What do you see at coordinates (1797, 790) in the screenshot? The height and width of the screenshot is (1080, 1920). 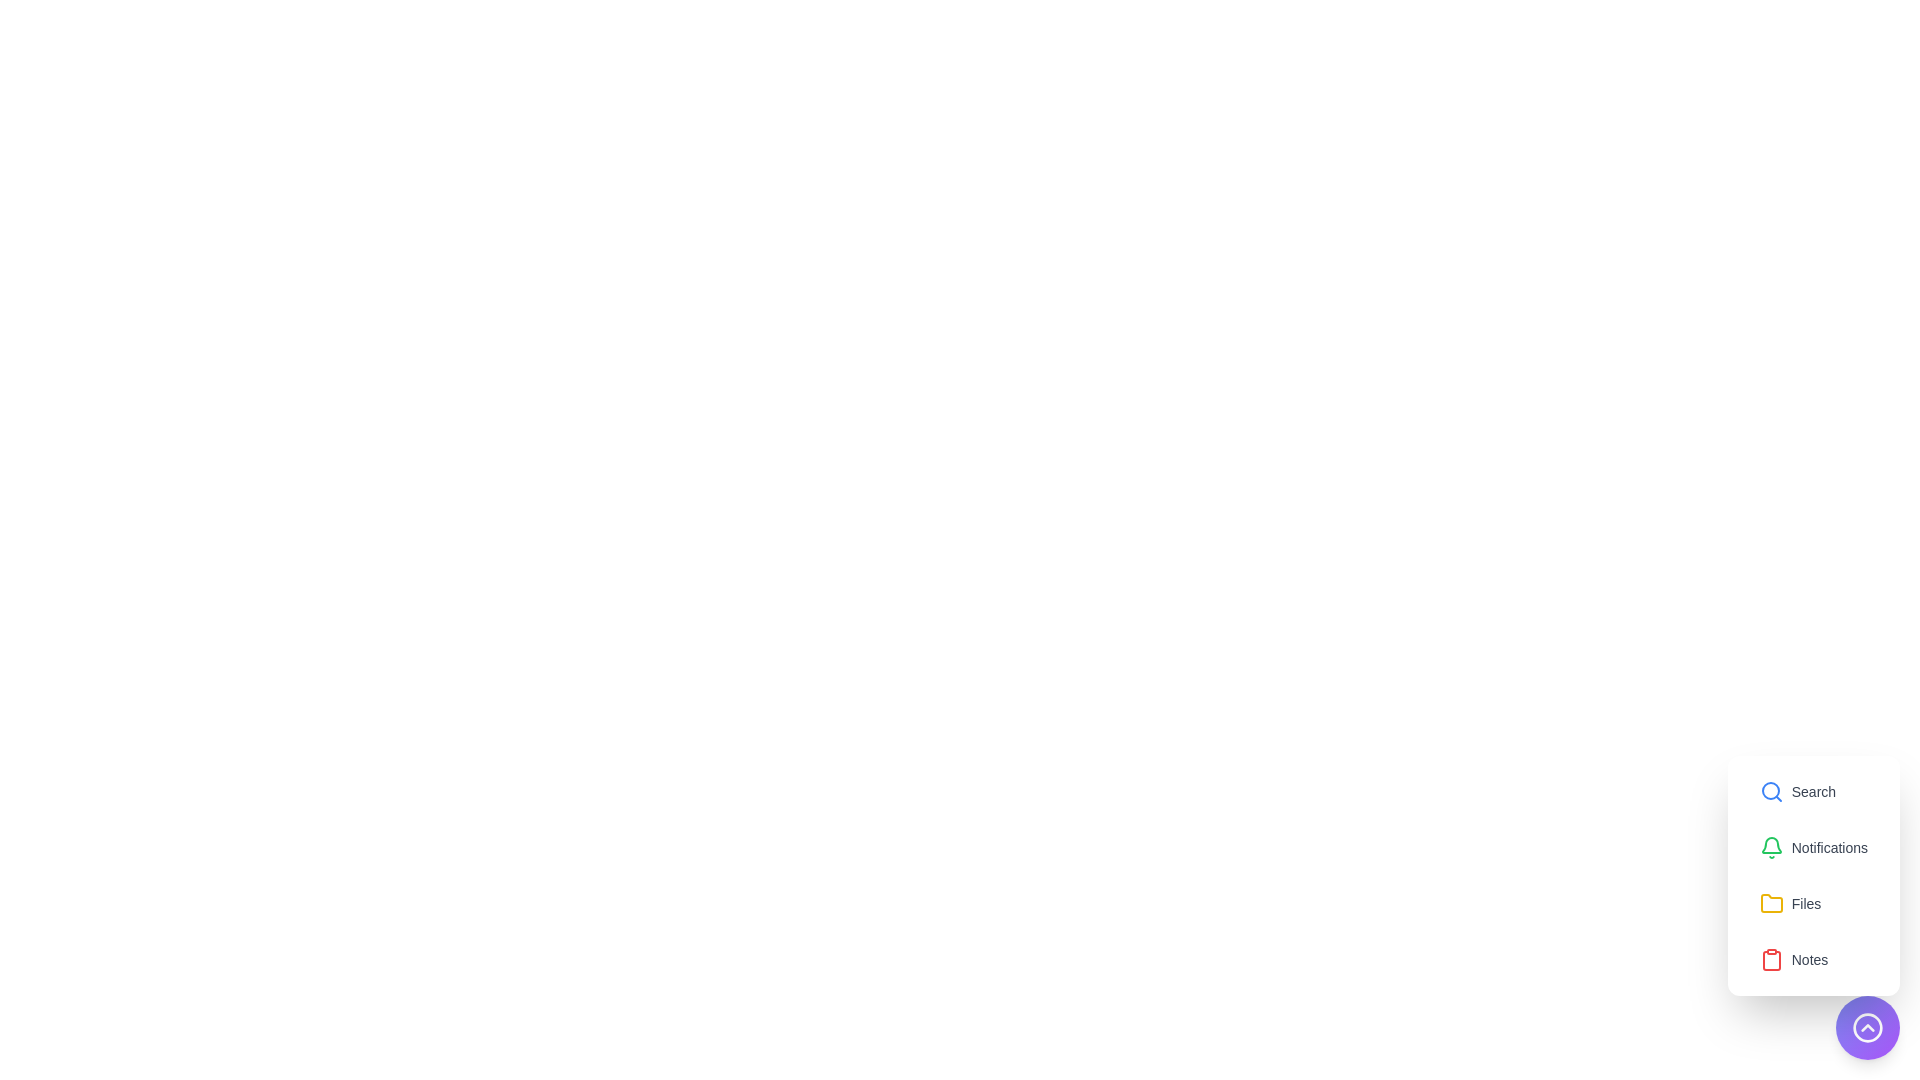 I see `the menu item labeled Search to reveal its hover effect` at bounding box center [1797, 790].